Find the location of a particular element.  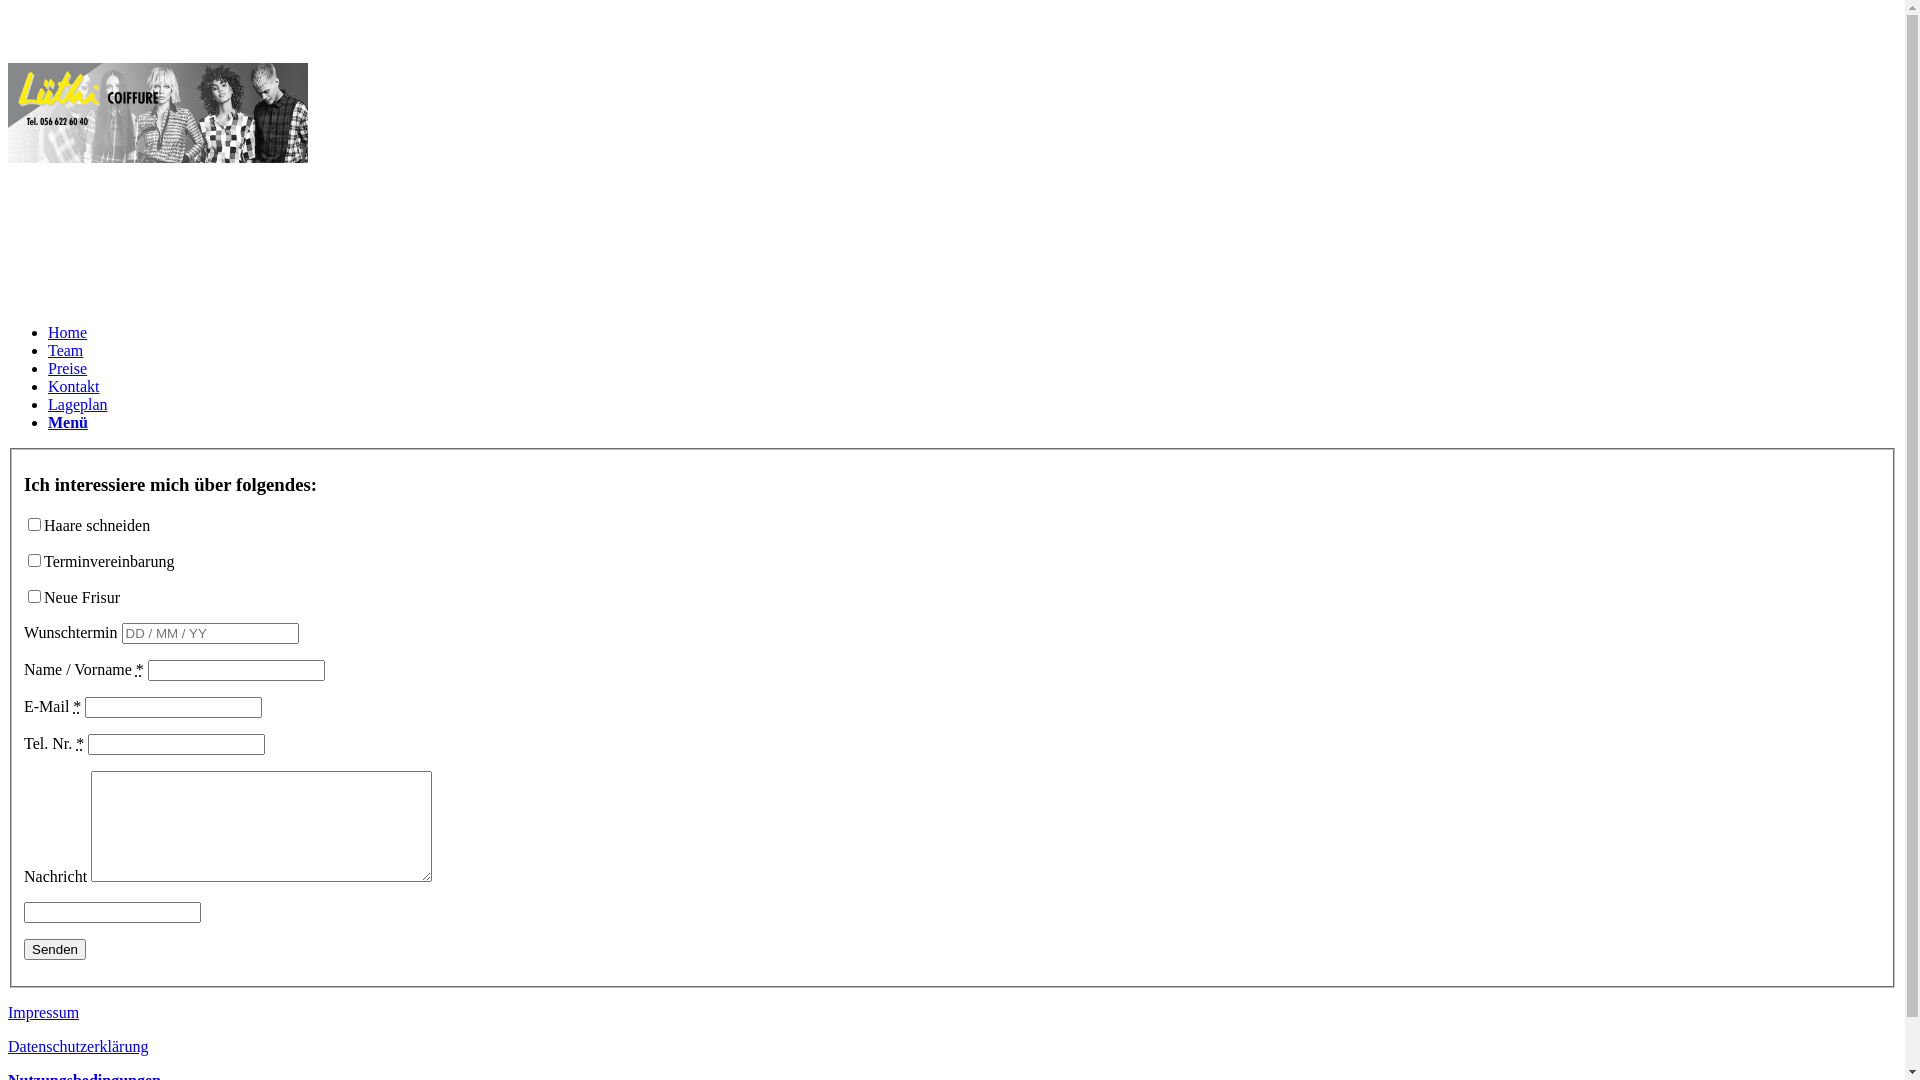

'Team' is located at coordinates (65, 349).